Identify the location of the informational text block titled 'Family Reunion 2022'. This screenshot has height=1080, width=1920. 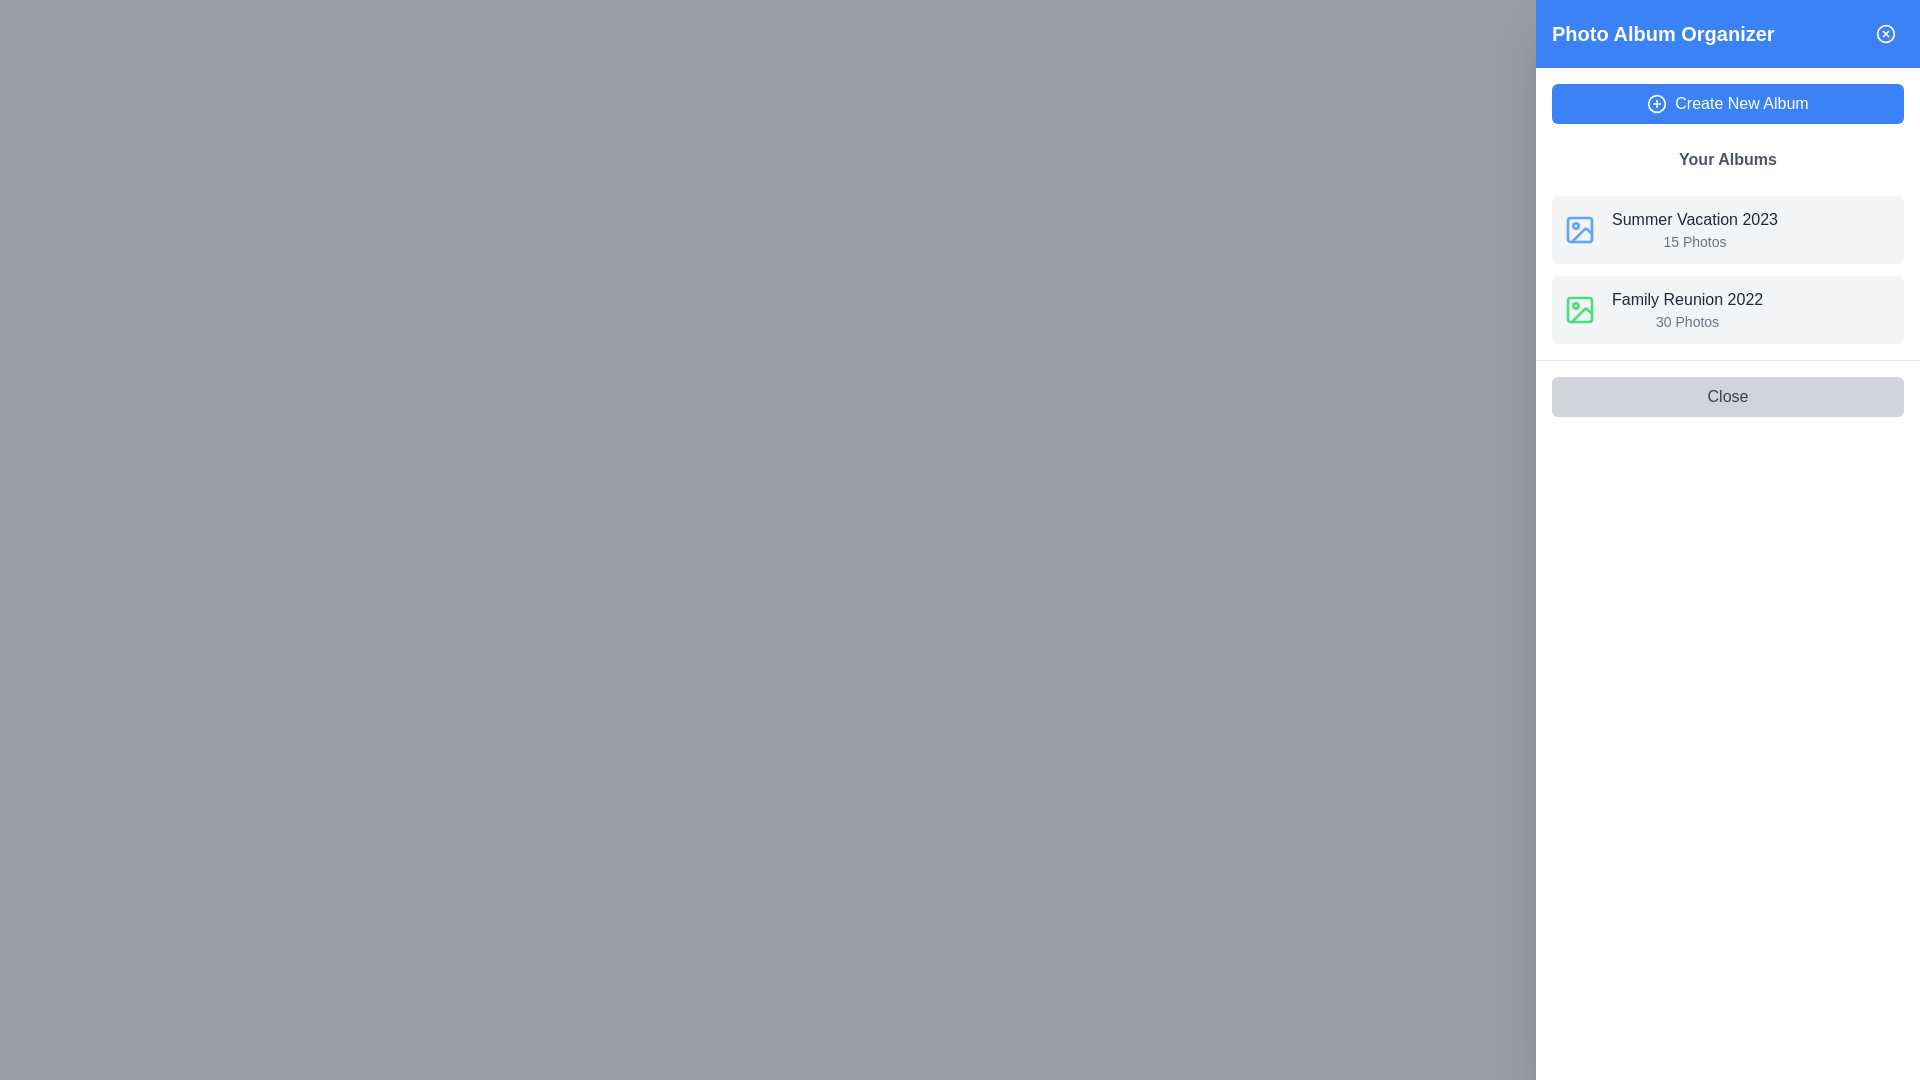
(1686, 309).